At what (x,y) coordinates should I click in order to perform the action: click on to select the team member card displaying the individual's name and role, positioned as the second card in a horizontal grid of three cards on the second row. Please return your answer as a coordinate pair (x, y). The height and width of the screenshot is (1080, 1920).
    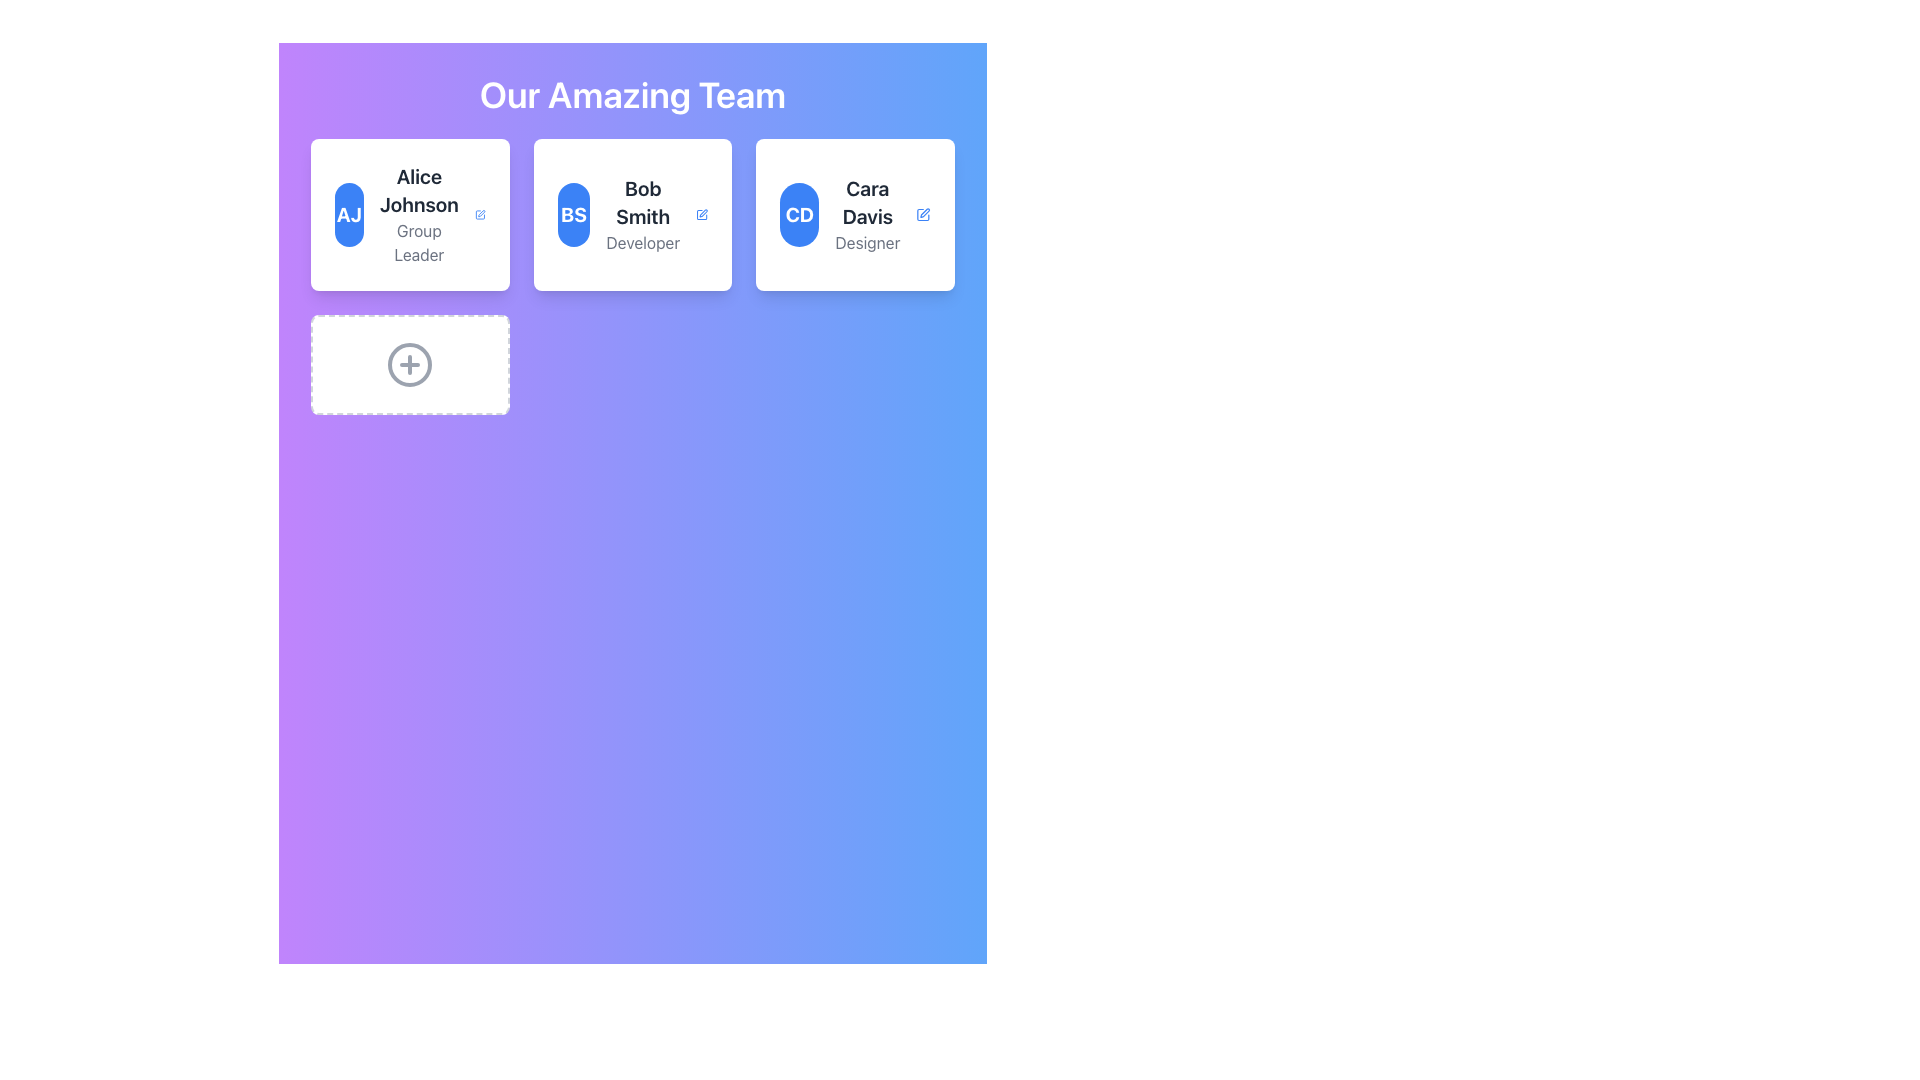
    Looking at the image, I should click on (632, 215).